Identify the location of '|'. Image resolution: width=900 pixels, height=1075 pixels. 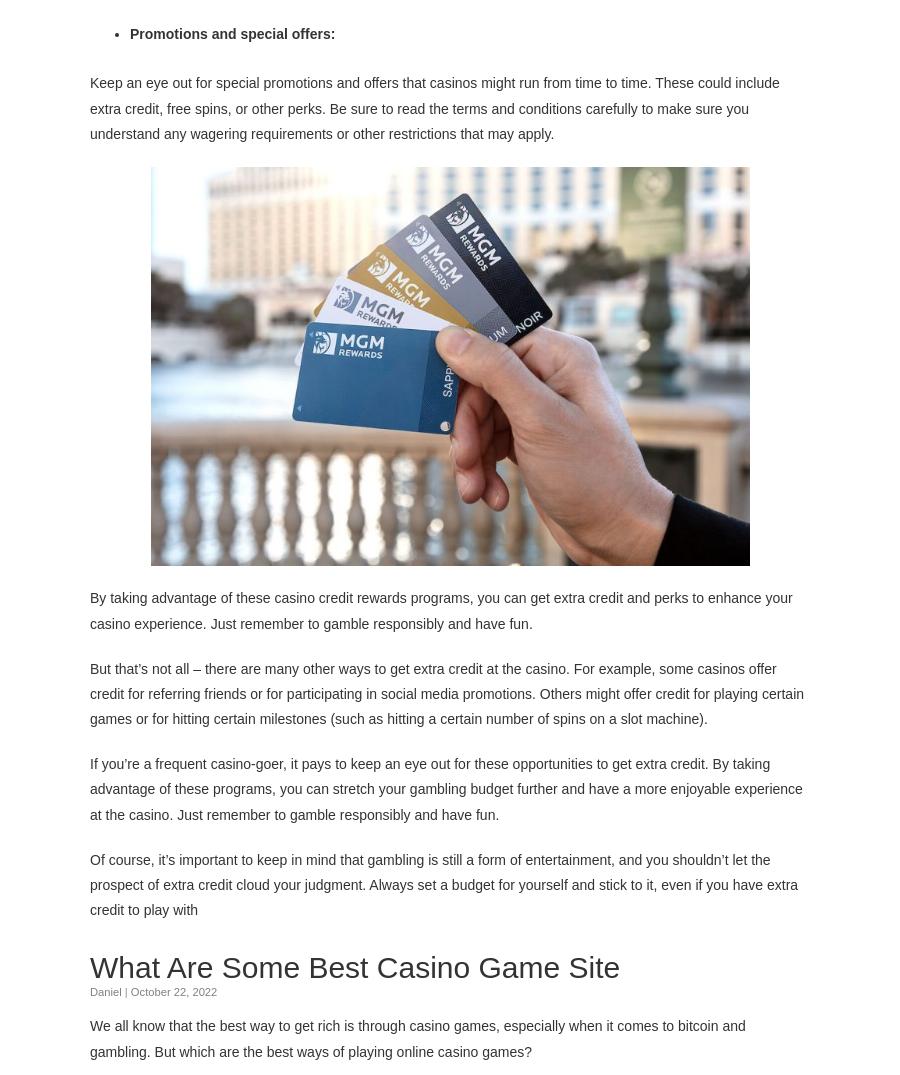
(125, 991).